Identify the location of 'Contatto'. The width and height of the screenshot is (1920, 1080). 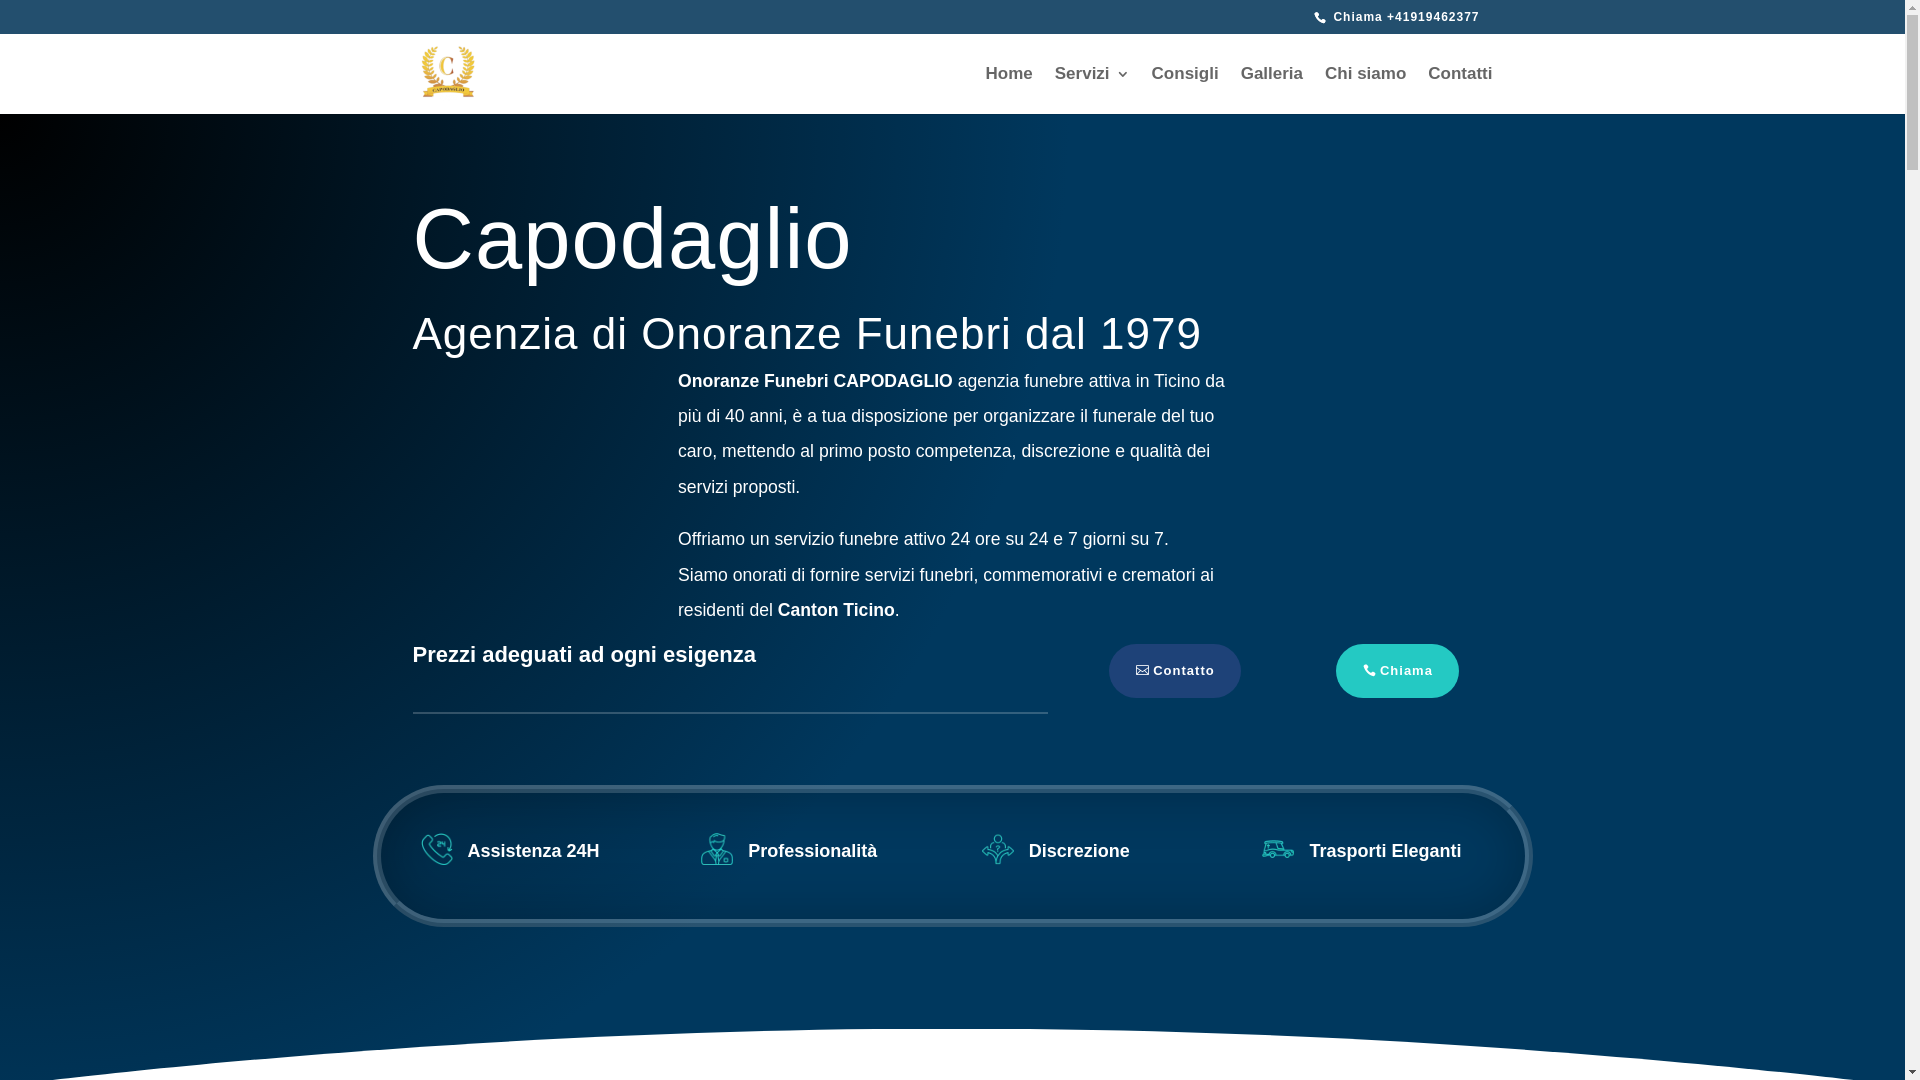
(1174, 671).